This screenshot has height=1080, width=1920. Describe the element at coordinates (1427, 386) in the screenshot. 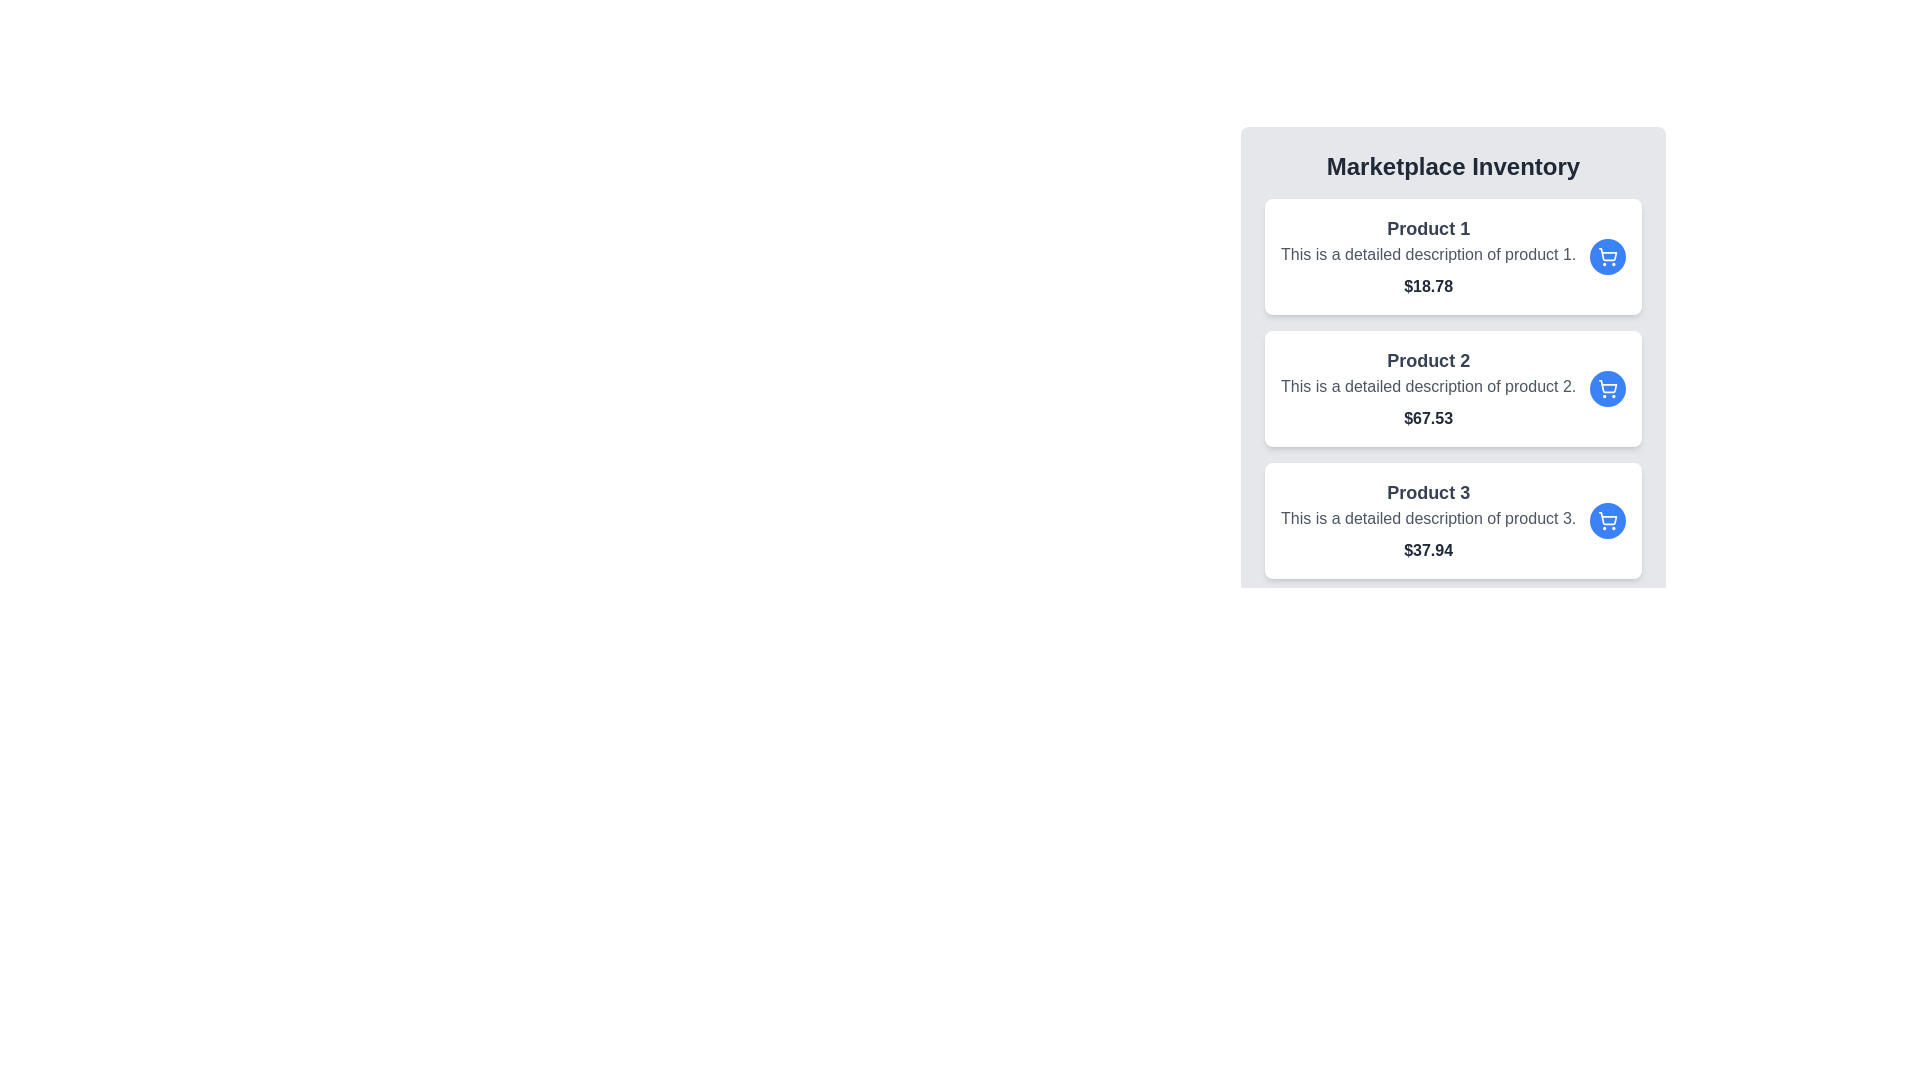

I see `text segment that reads 'This is a detailed description of product 2.' which is styled with a light-gray font color and is positioned below the title 'Product 2' in the Marketplace Inventory grid` at that location.